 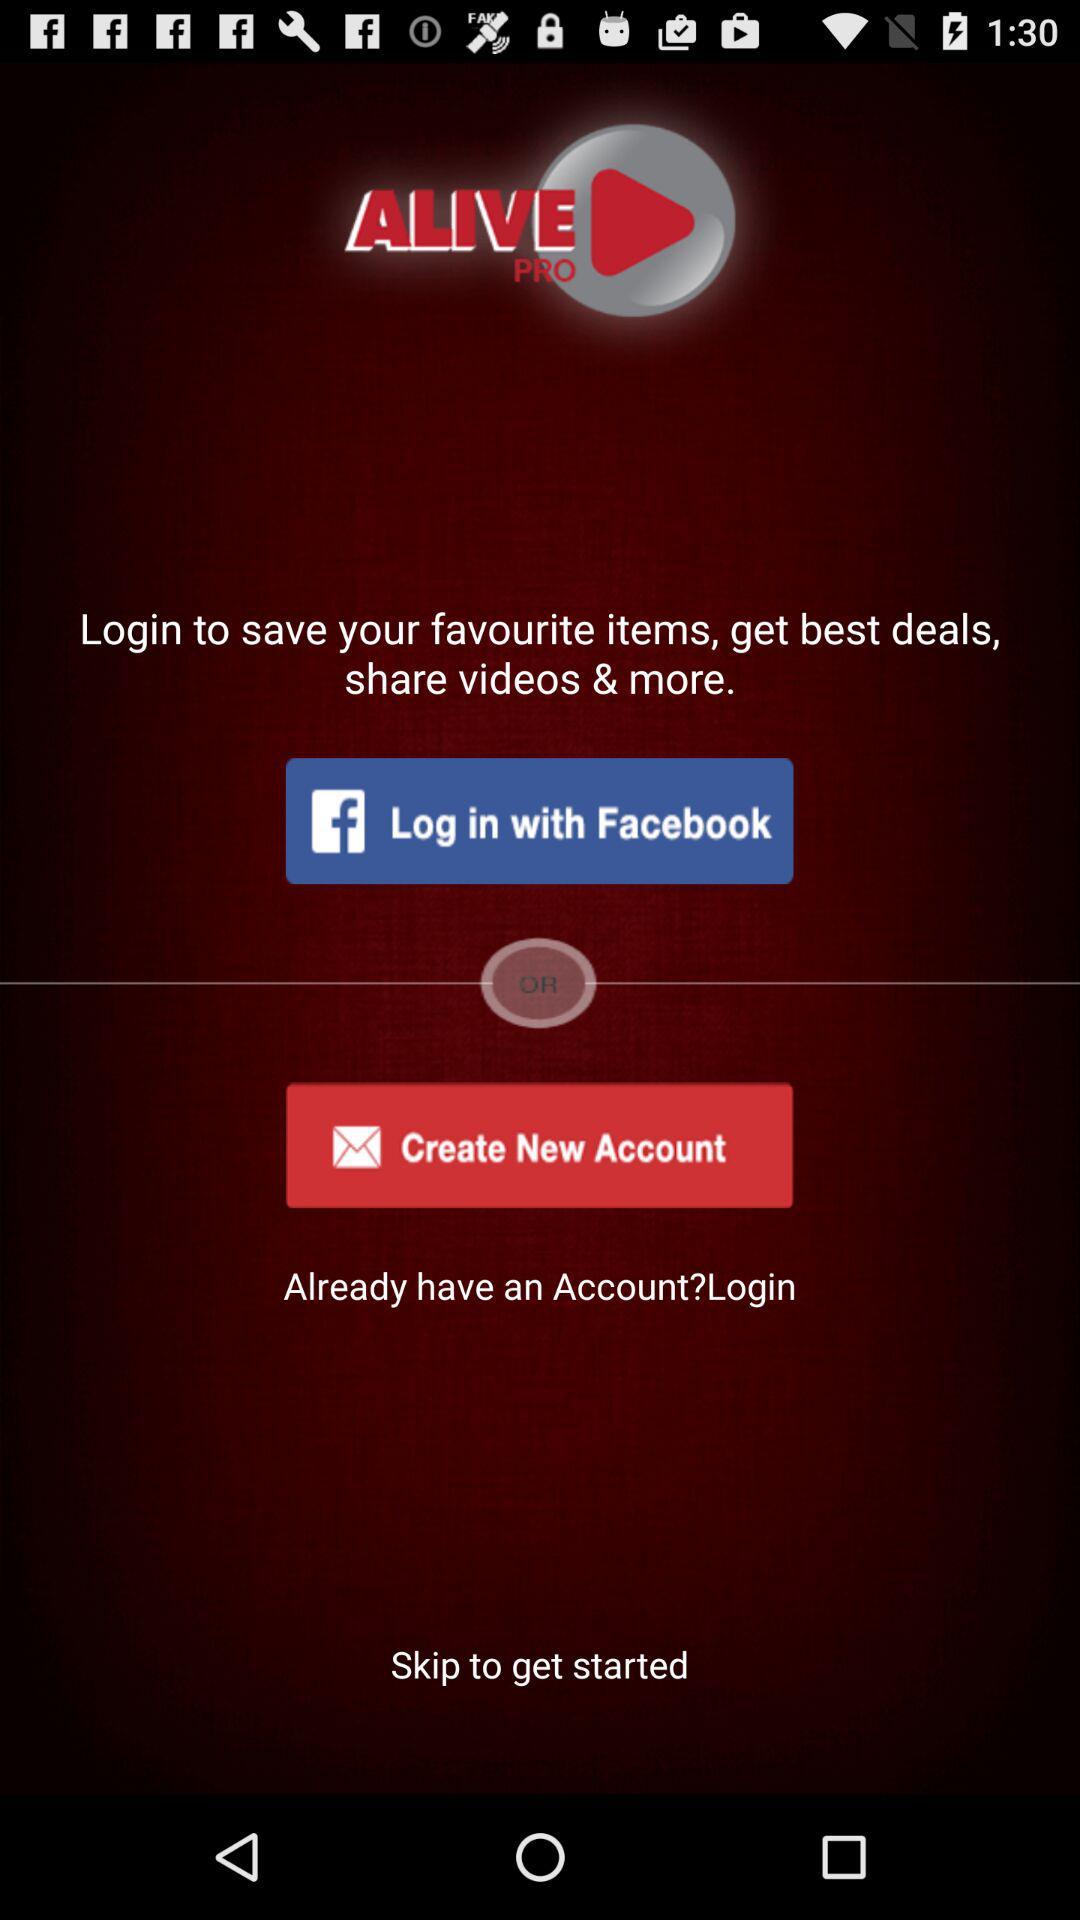 I want to click on login to app using facebook, so click(x=538, y=821).